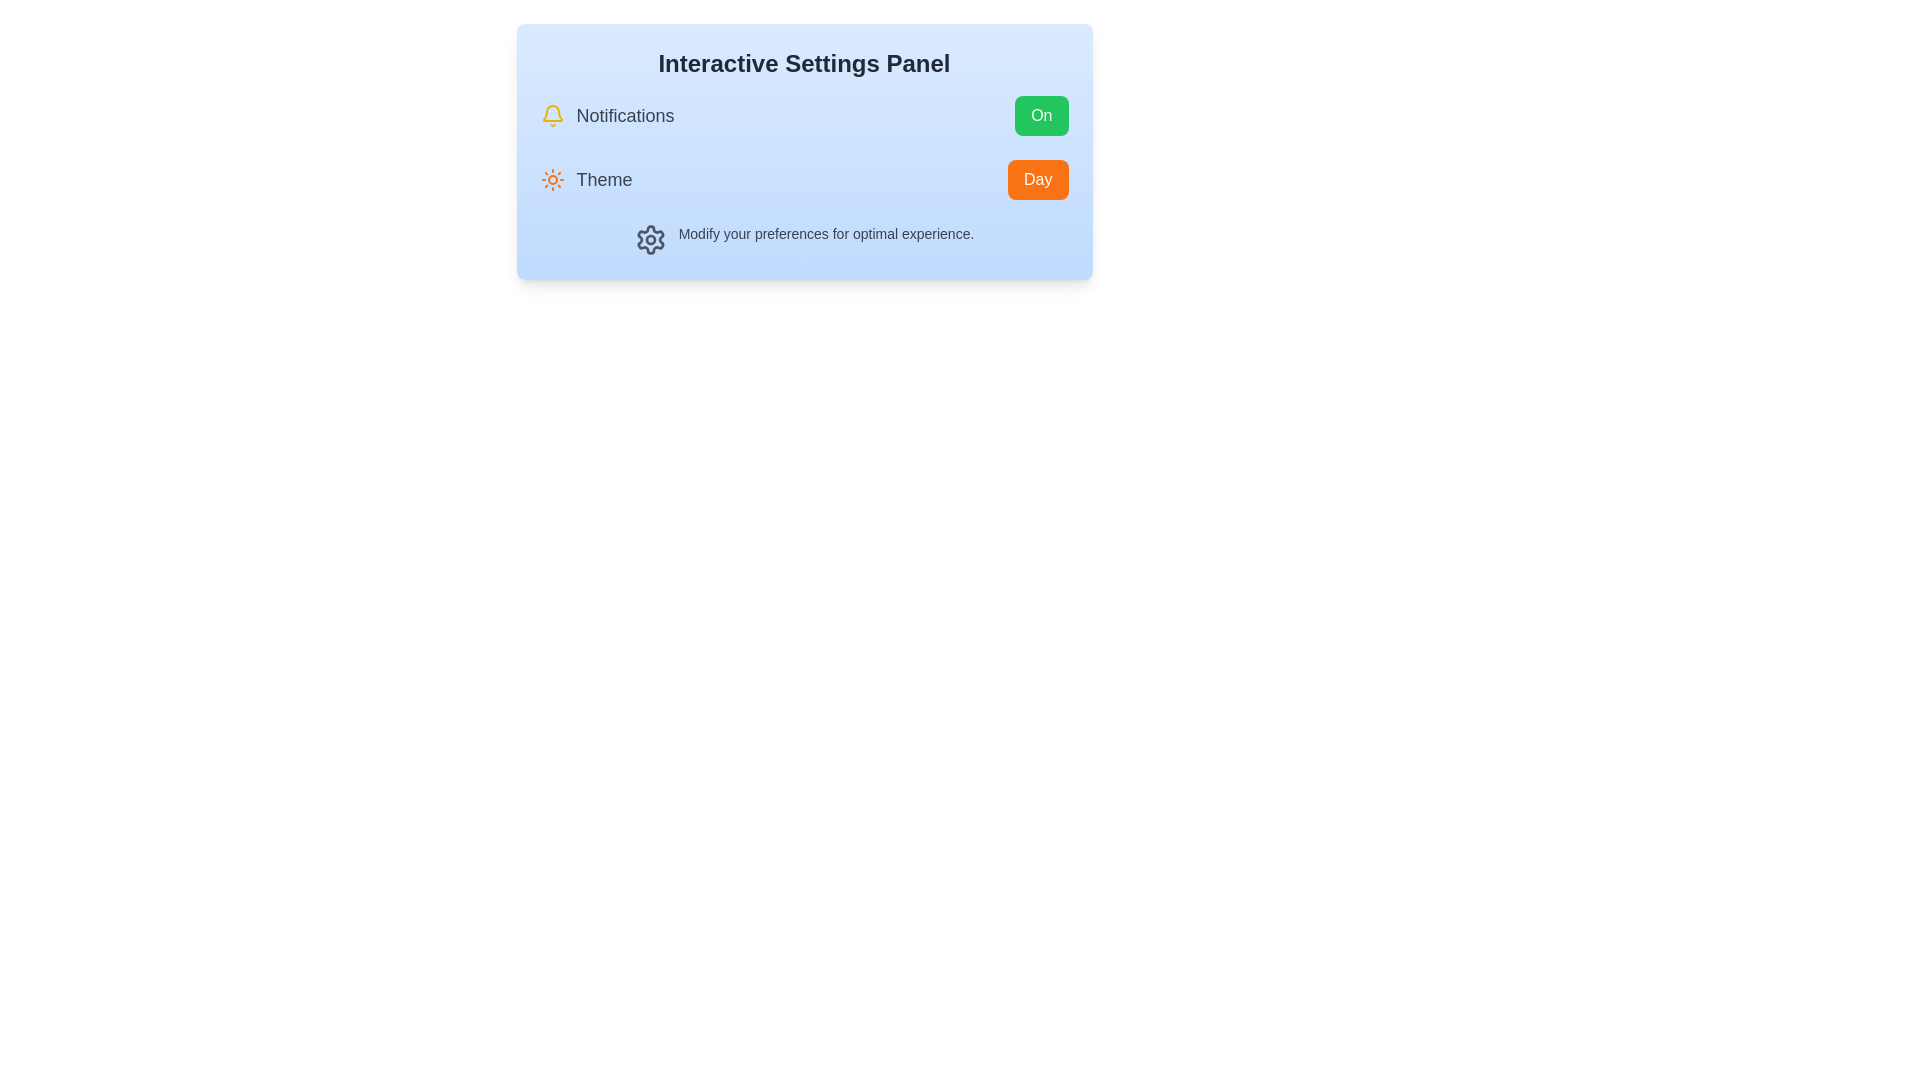  Describe the element at coordinates (624, 115) in the screenshot. I see `the 'Notifications' text label, which is positioned to the right of the yellow bell icon on the left side of the light blue panel` at that location.